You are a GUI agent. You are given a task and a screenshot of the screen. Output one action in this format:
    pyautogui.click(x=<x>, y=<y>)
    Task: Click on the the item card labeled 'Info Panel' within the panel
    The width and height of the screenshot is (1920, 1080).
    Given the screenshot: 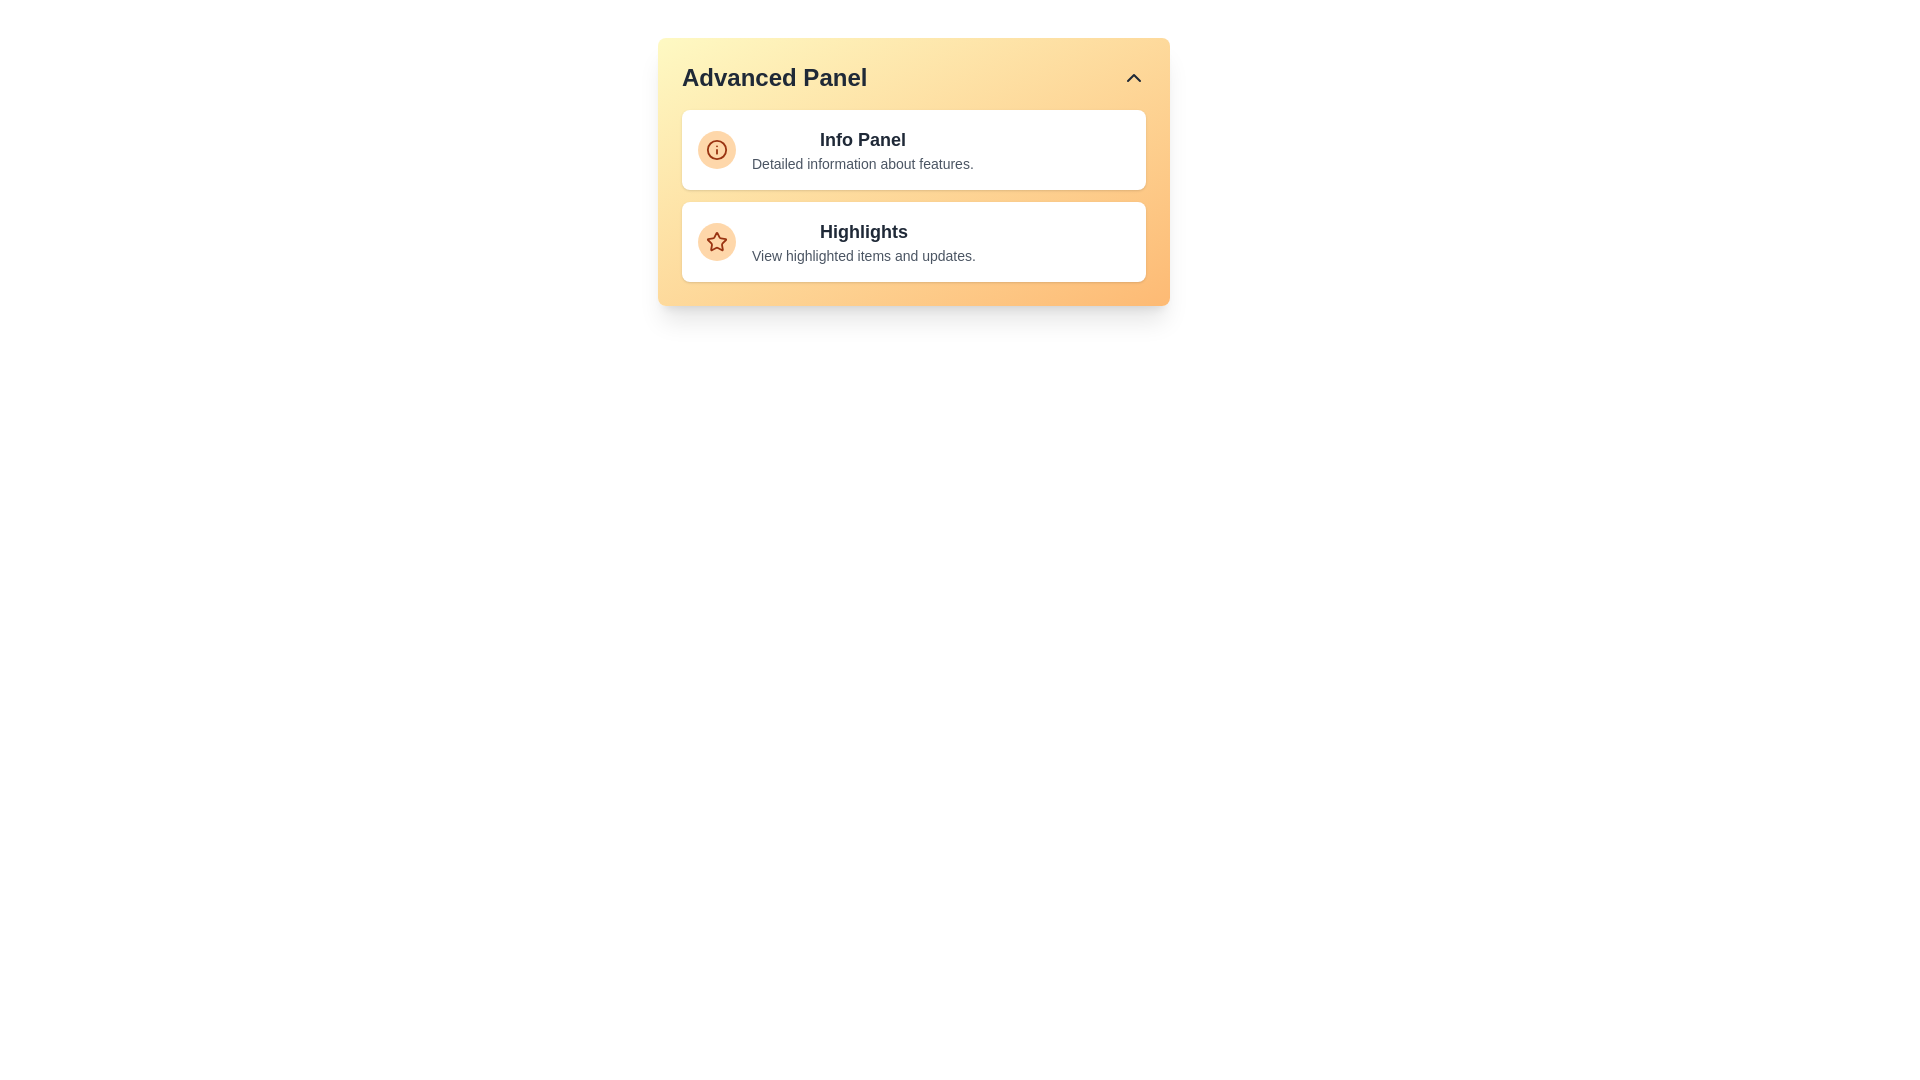 What is the action you would take?
    pyautogui.click(x=912, y=149)
    